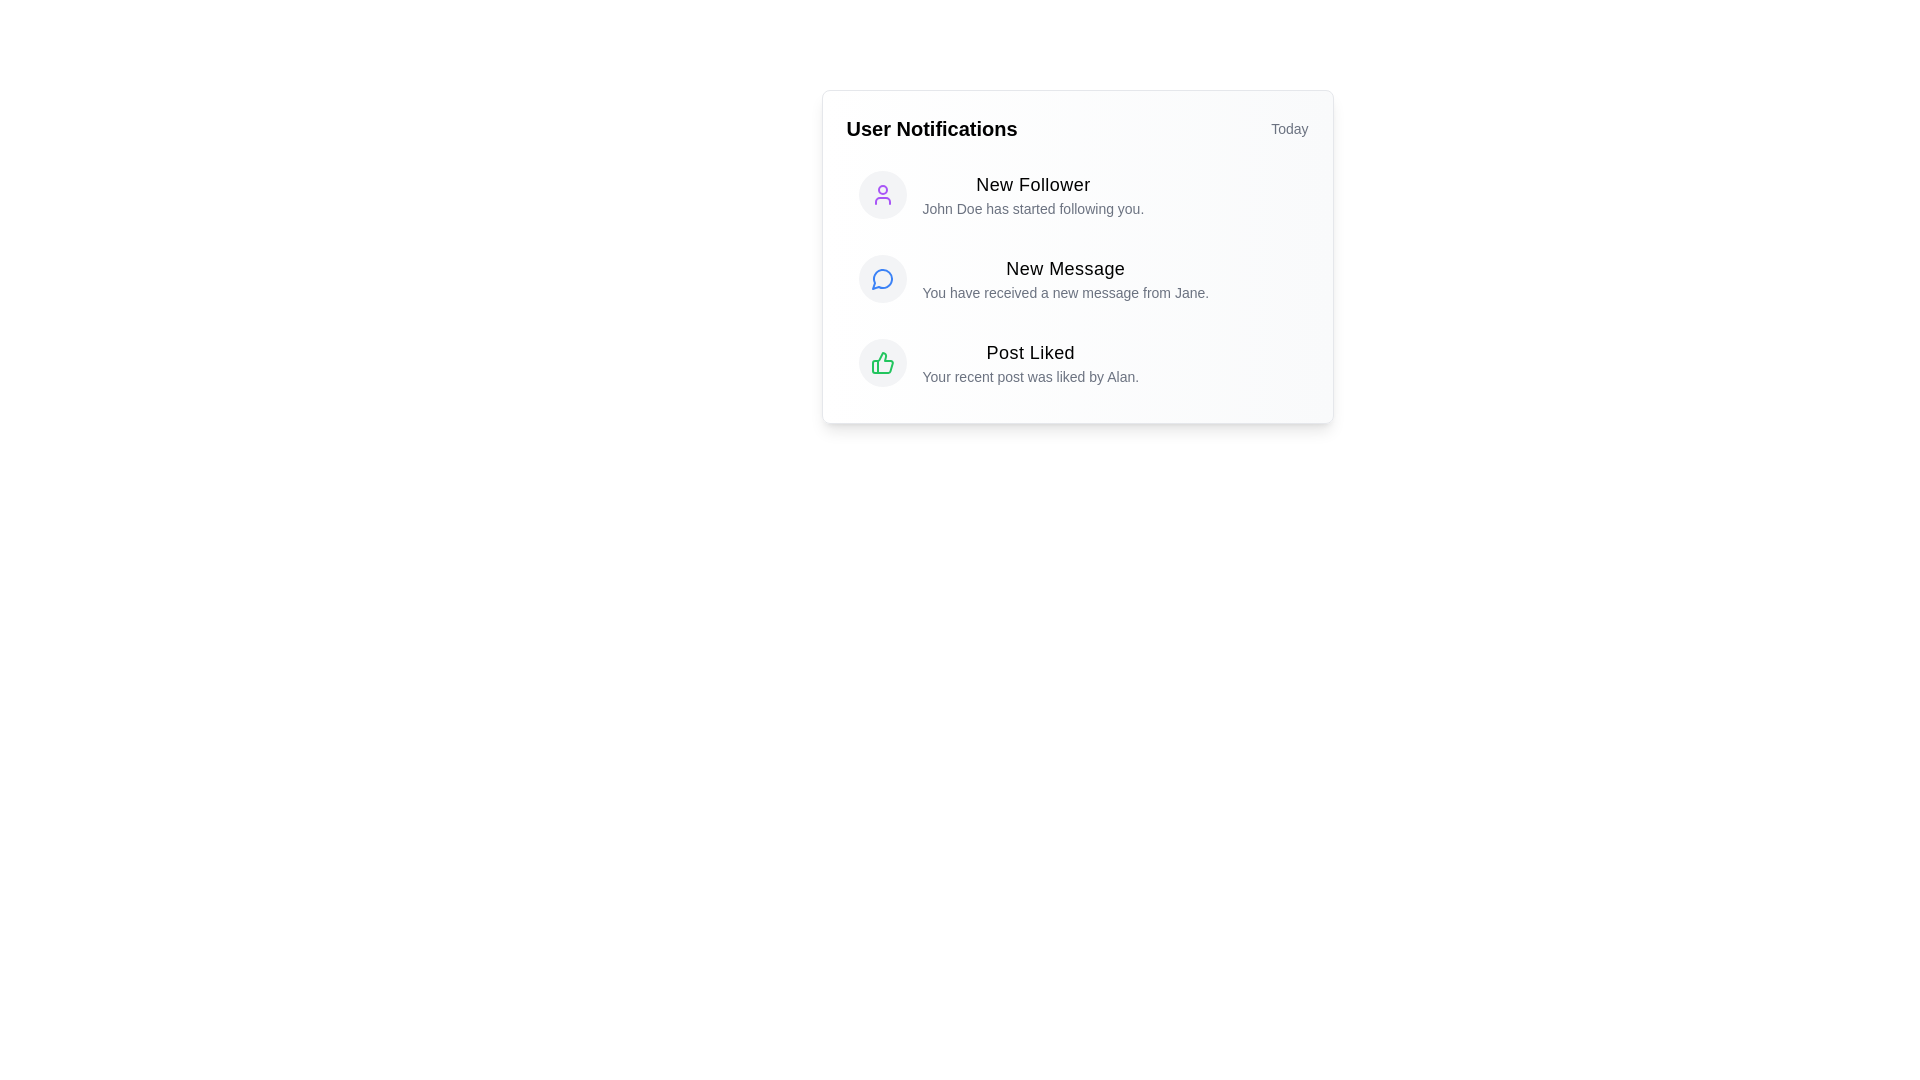 The width and height of the screenshot is (1920, 1080). Describe the element at coordinates (1030, 377) in the screenshot. I see `notification message 'Your recent post was liked by Alan.' displayed in gray font below the title 'Post Liked' in the third notification card under 'User Notifications'` at that location.